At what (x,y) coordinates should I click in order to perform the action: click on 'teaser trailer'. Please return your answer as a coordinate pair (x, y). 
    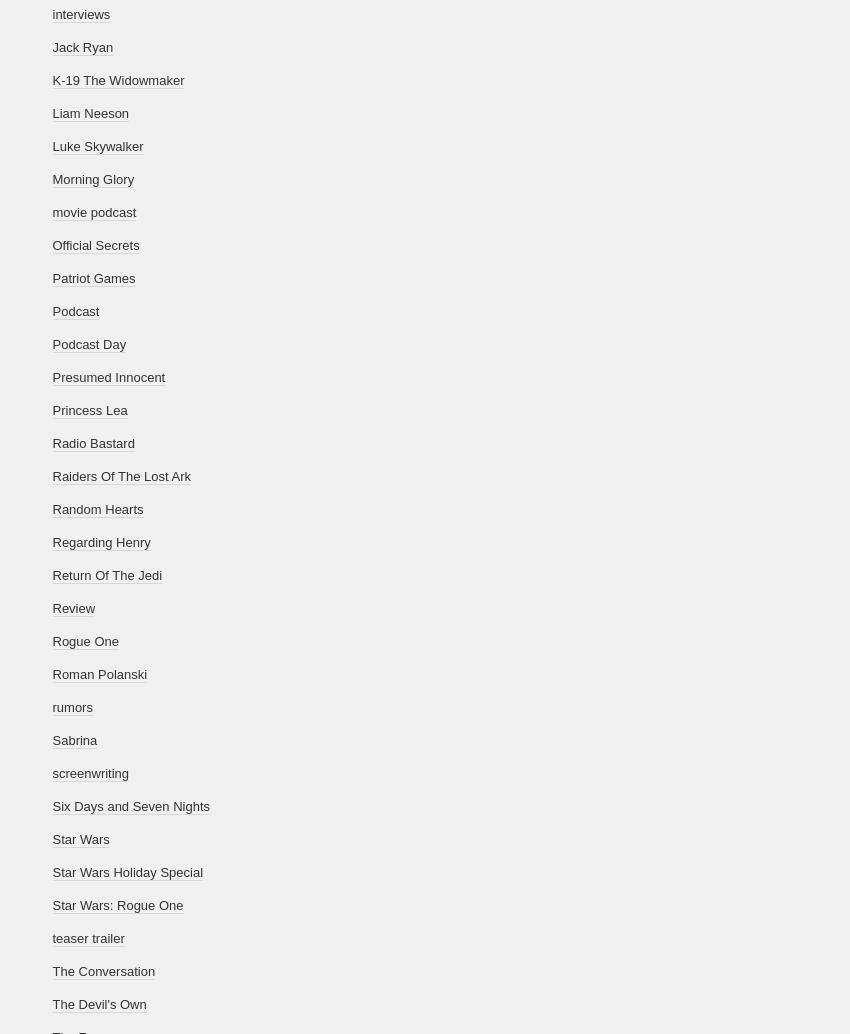
    Looking at the image, I should click on (86, 937).